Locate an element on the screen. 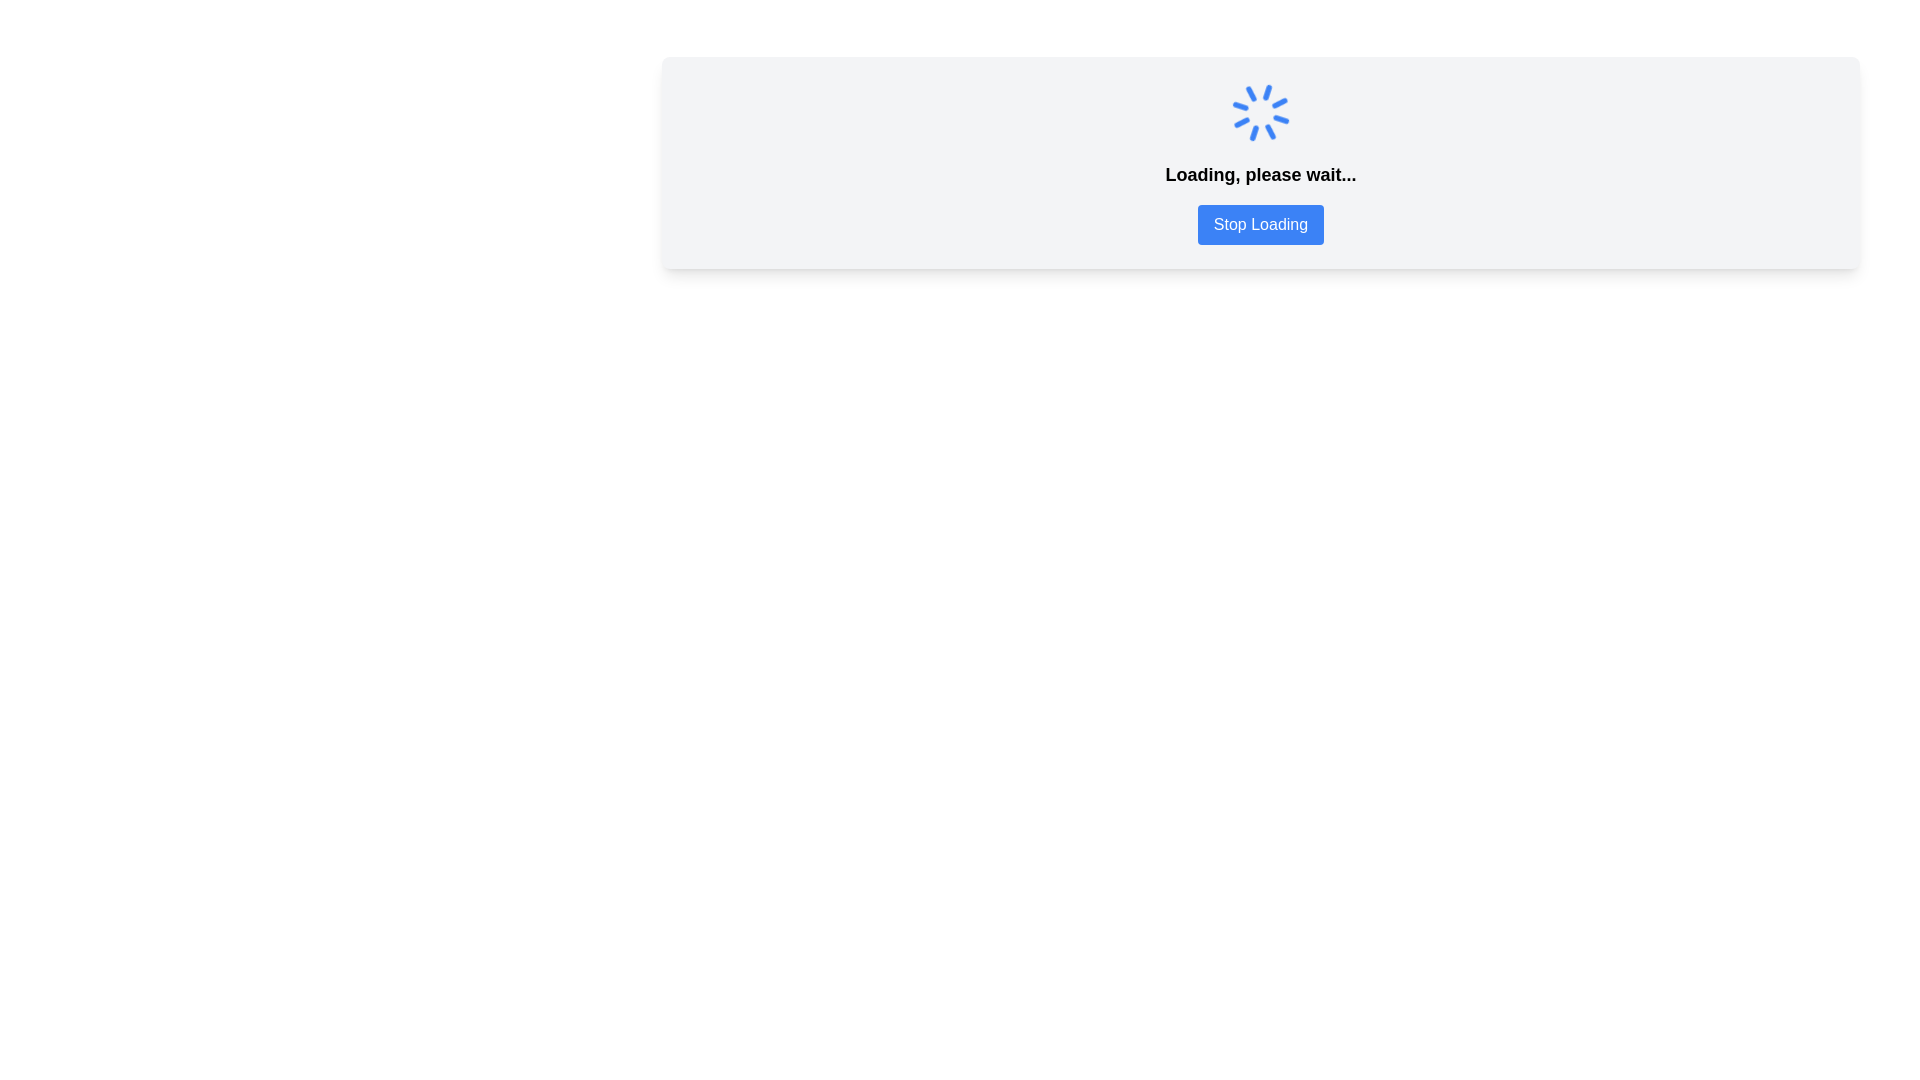  the Visual Loader Segment, which is a blue line segment forming part of the SVG spinner animation, located in the top-right section of the loader is located at coordinates (1280, 120).